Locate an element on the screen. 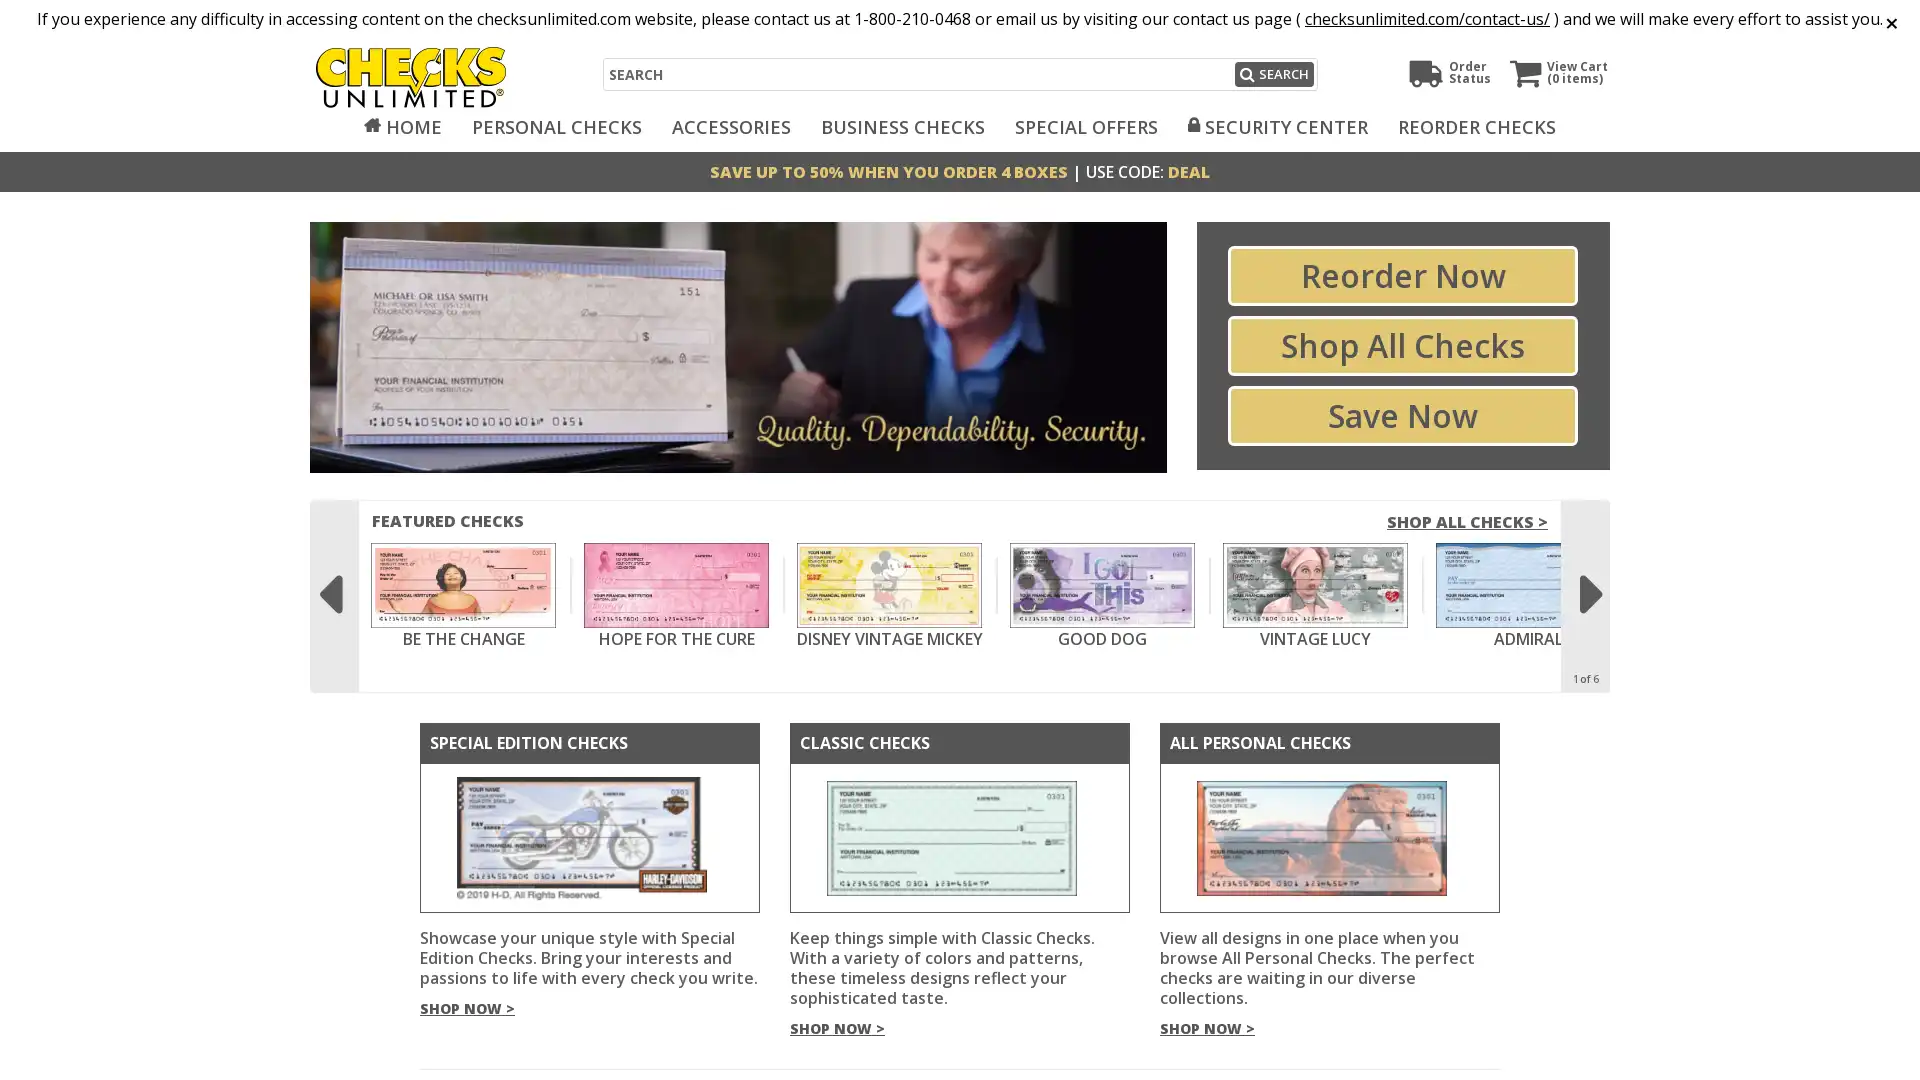  SEARCH is located at coordinates (1272, 73).